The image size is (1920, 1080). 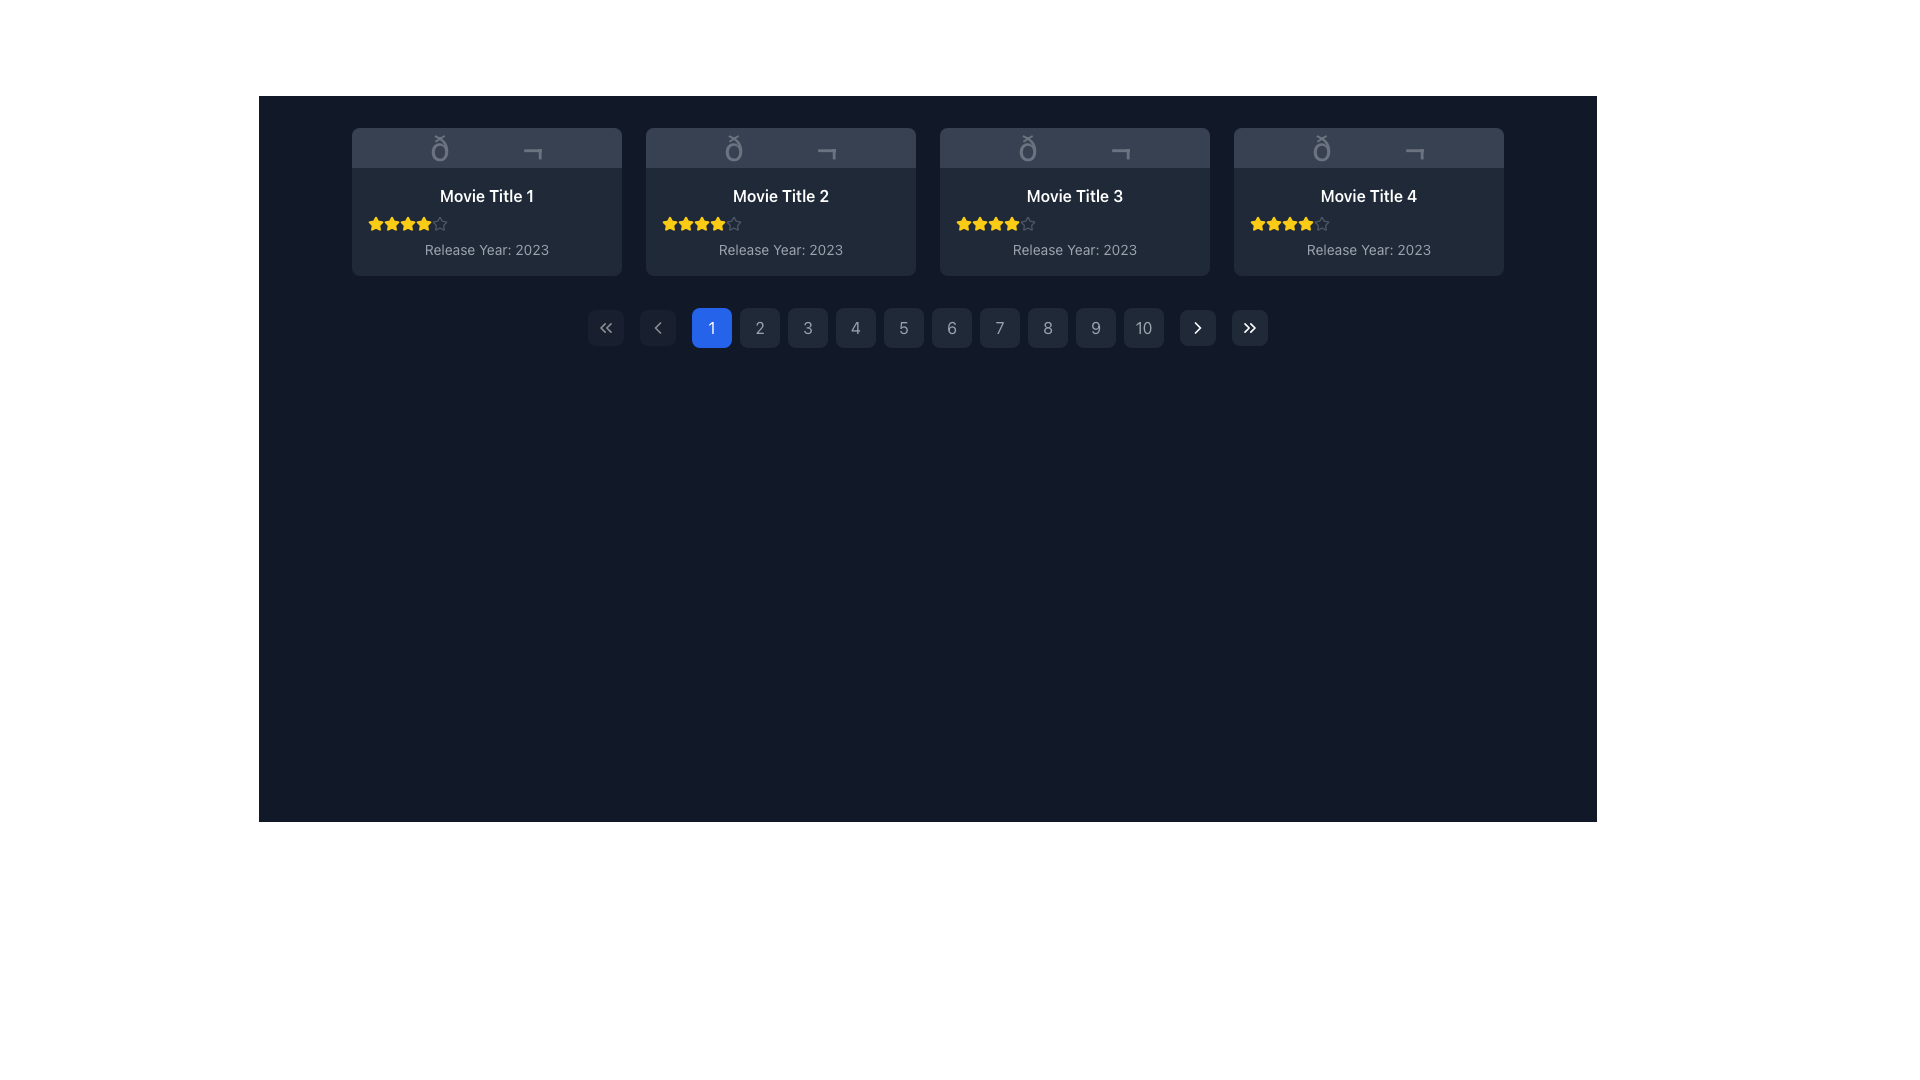 I want to click on the decorative centered emoticon symbol '🎬' in the second movie card (Movie Title 2), which is styled with a large font size and located at the top section of the card, so click(x=780, y=146).